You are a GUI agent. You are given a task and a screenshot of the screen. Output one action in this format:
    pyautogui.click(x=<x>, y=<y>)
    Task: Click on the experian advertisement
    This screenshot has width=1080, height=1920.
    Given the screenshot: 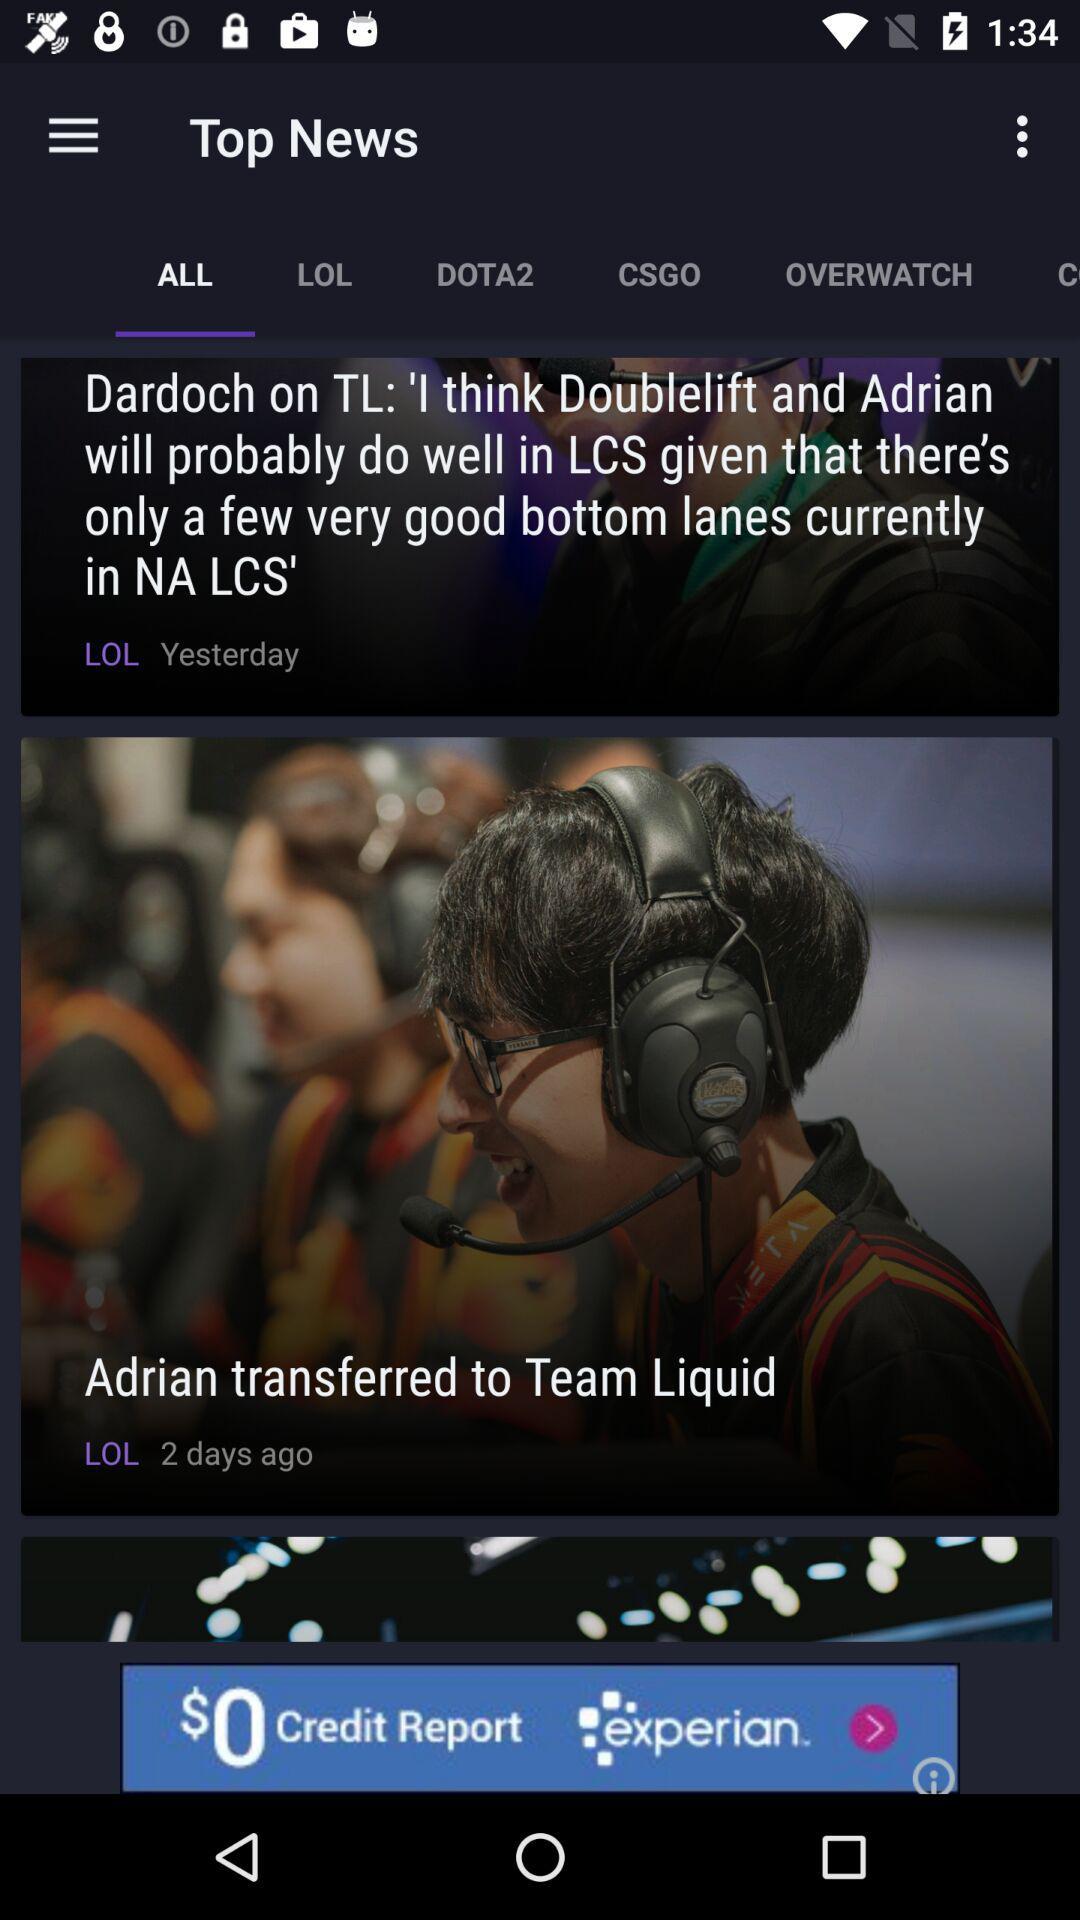 What is the action you would take?
    pyautogui.click(x=540, y=1727)
    